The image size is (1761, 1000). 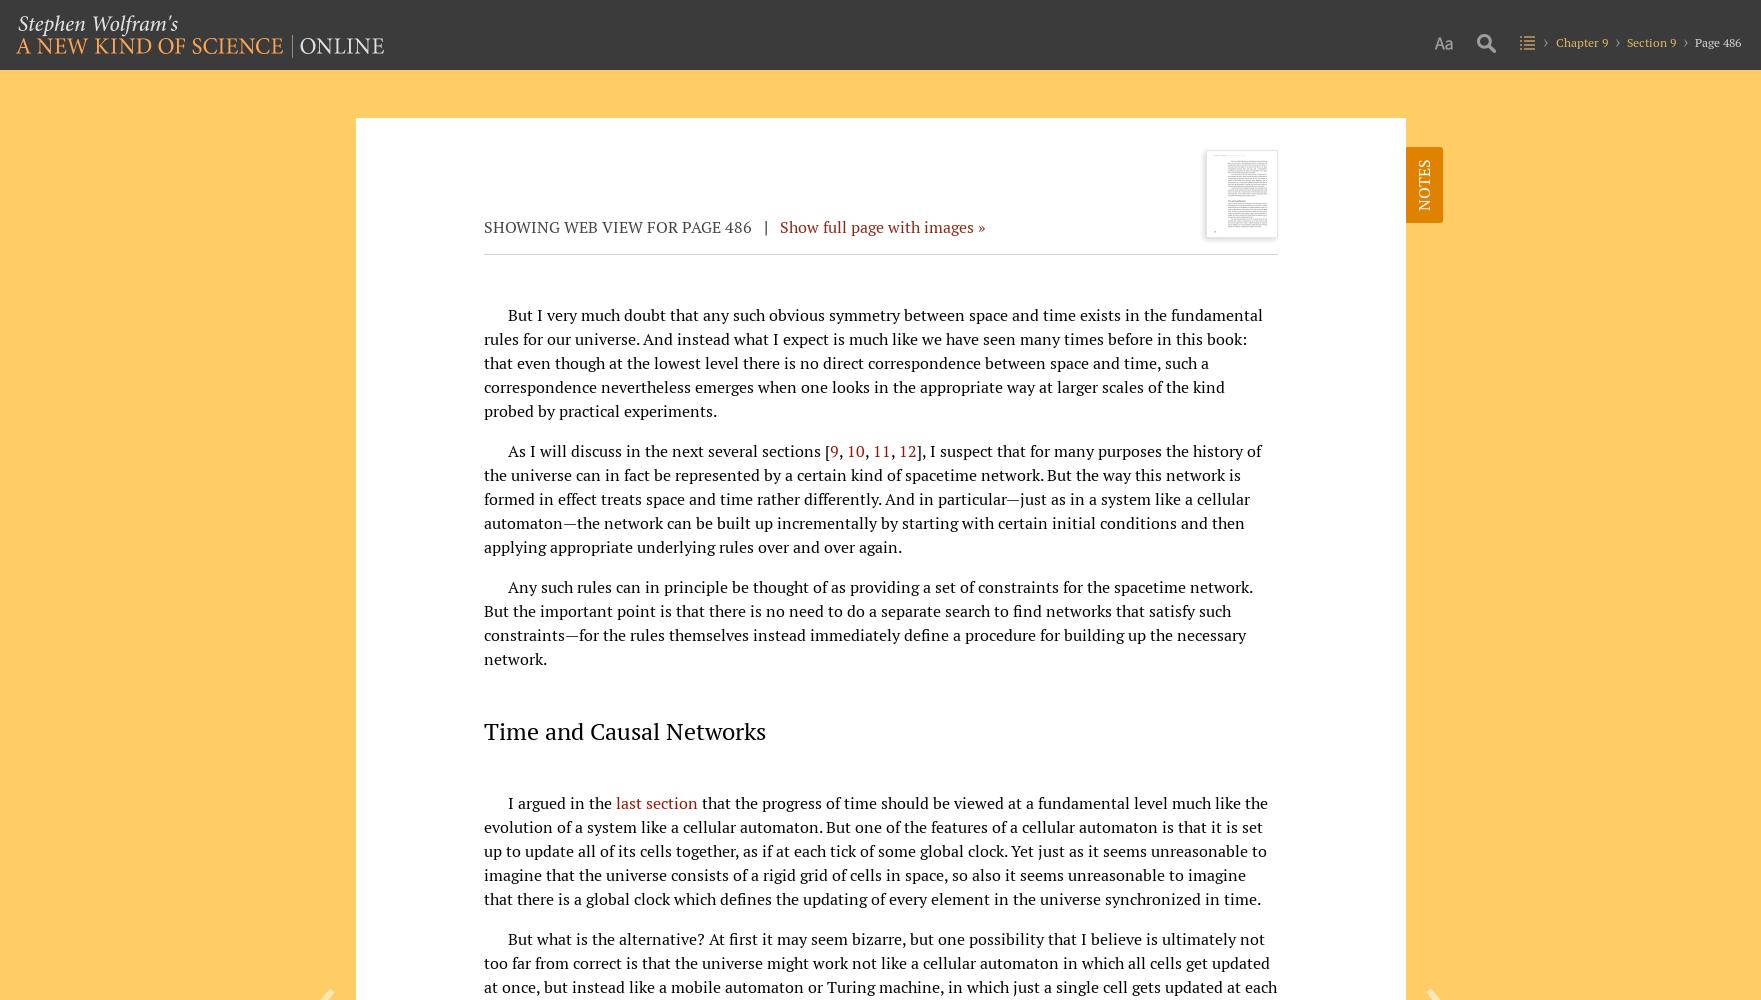 I want to click on 'Chapter 9', so click(x=1580, y=42).